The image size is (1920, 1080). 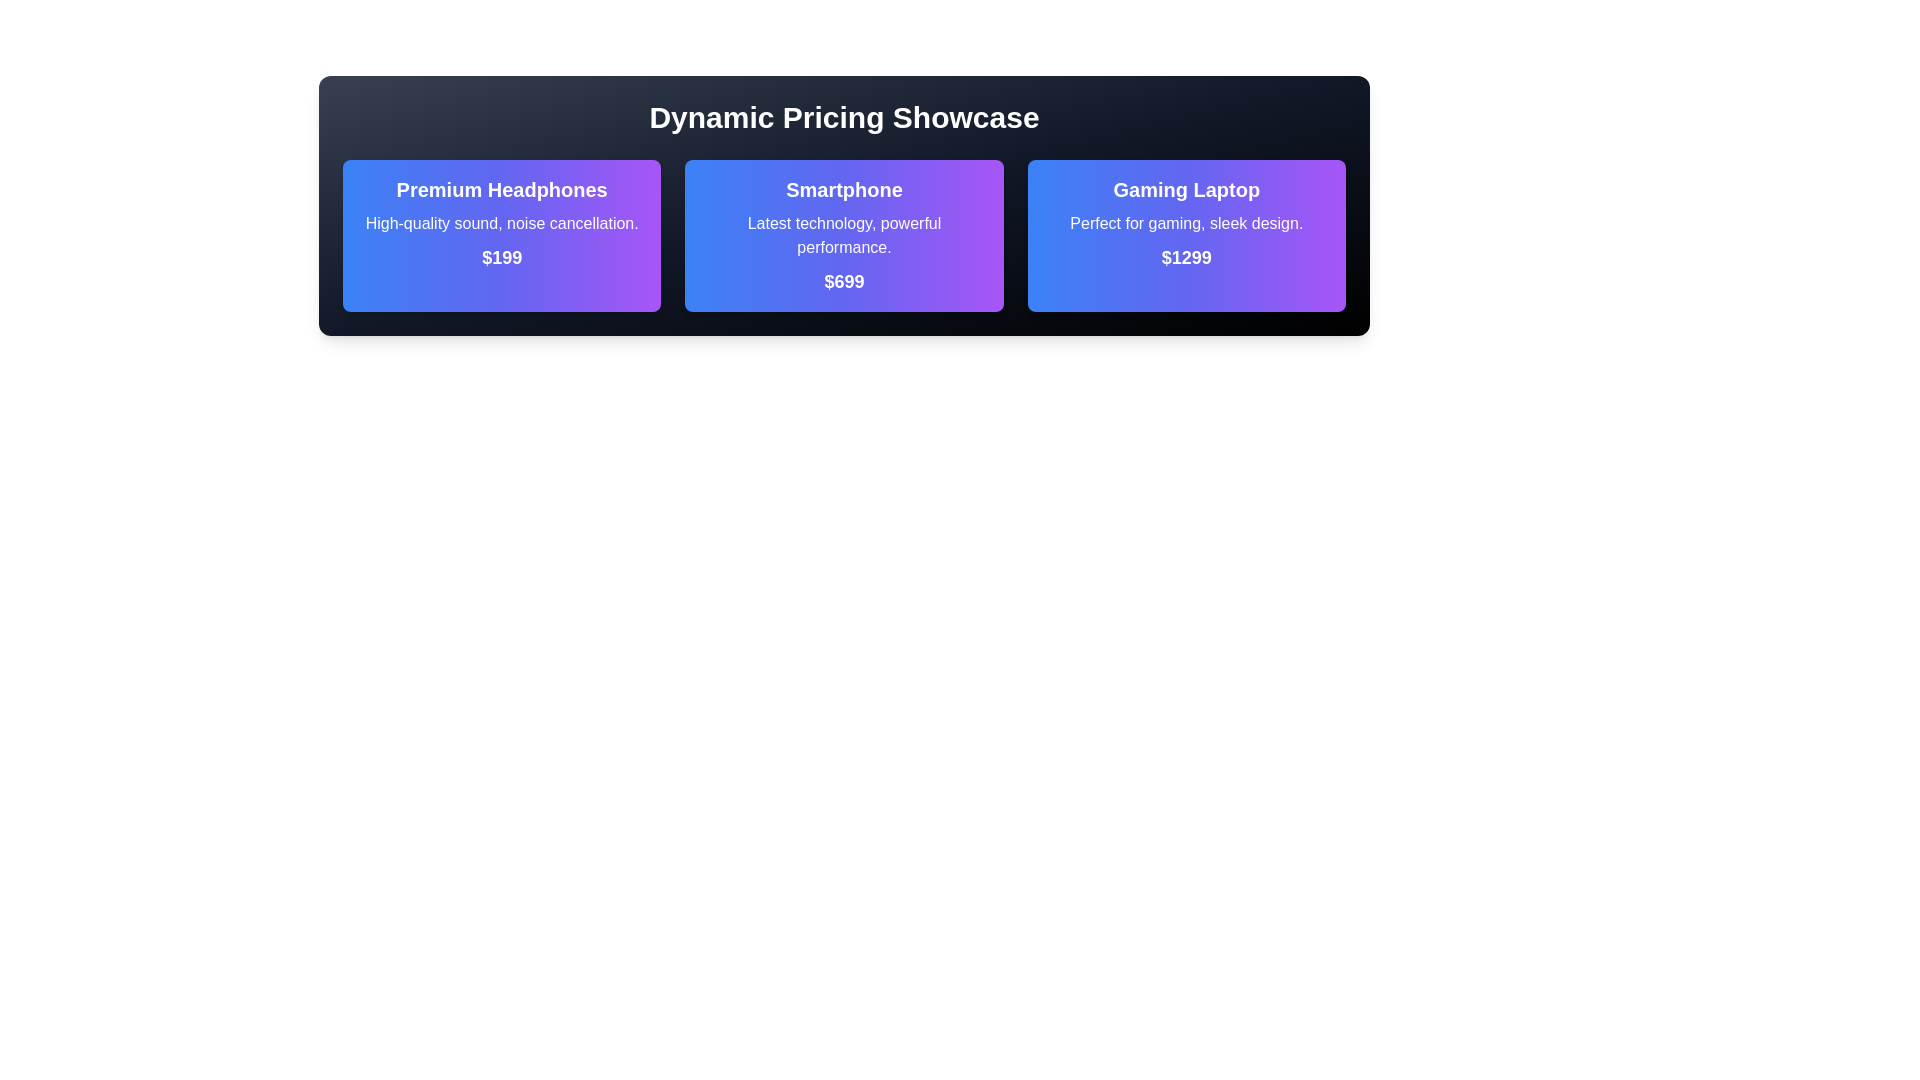 I want to click on text displaying the price "$199" located at the bottom center of the leftmost card under the subtitle "High-quality sound, noise cancellation.", so click(x=502, y=257).